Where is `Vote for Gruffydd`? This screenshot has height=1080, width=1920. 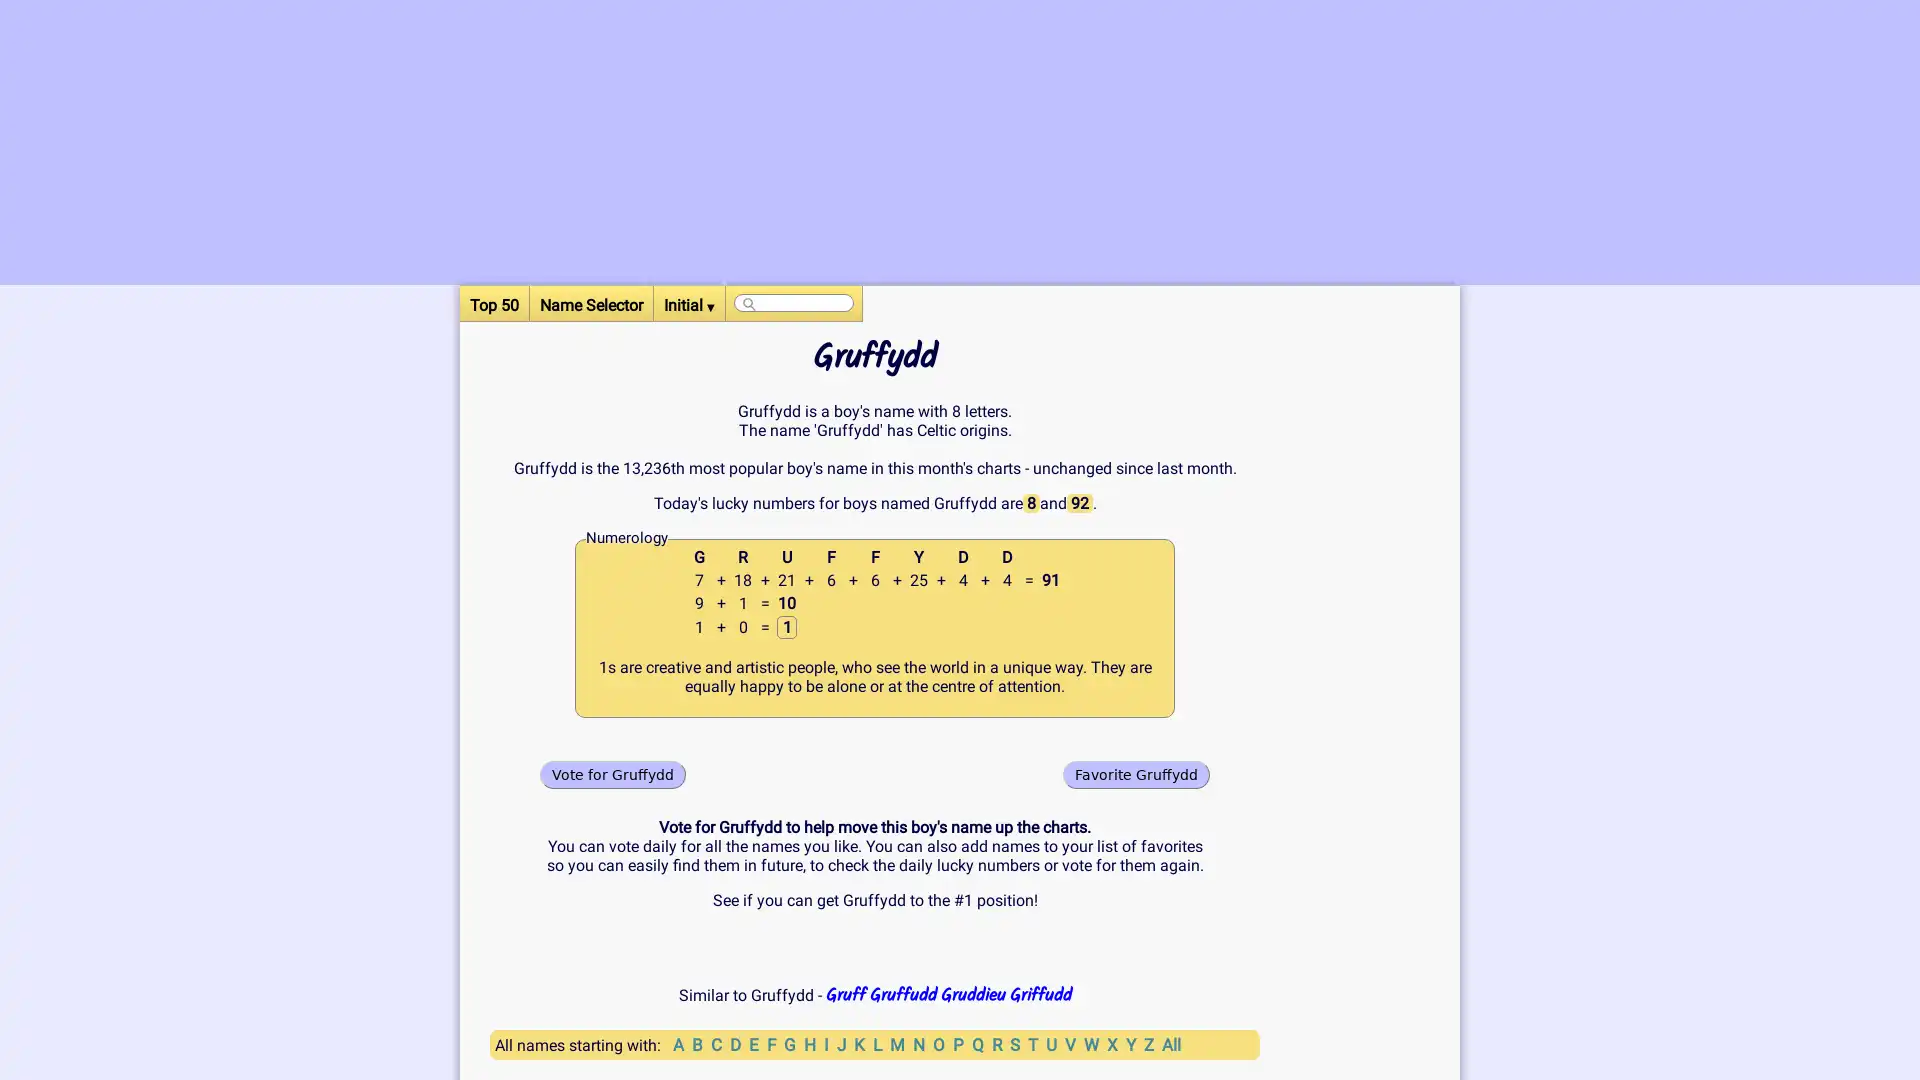 Vote for Gruffydd is located at coordinates (612, 773).